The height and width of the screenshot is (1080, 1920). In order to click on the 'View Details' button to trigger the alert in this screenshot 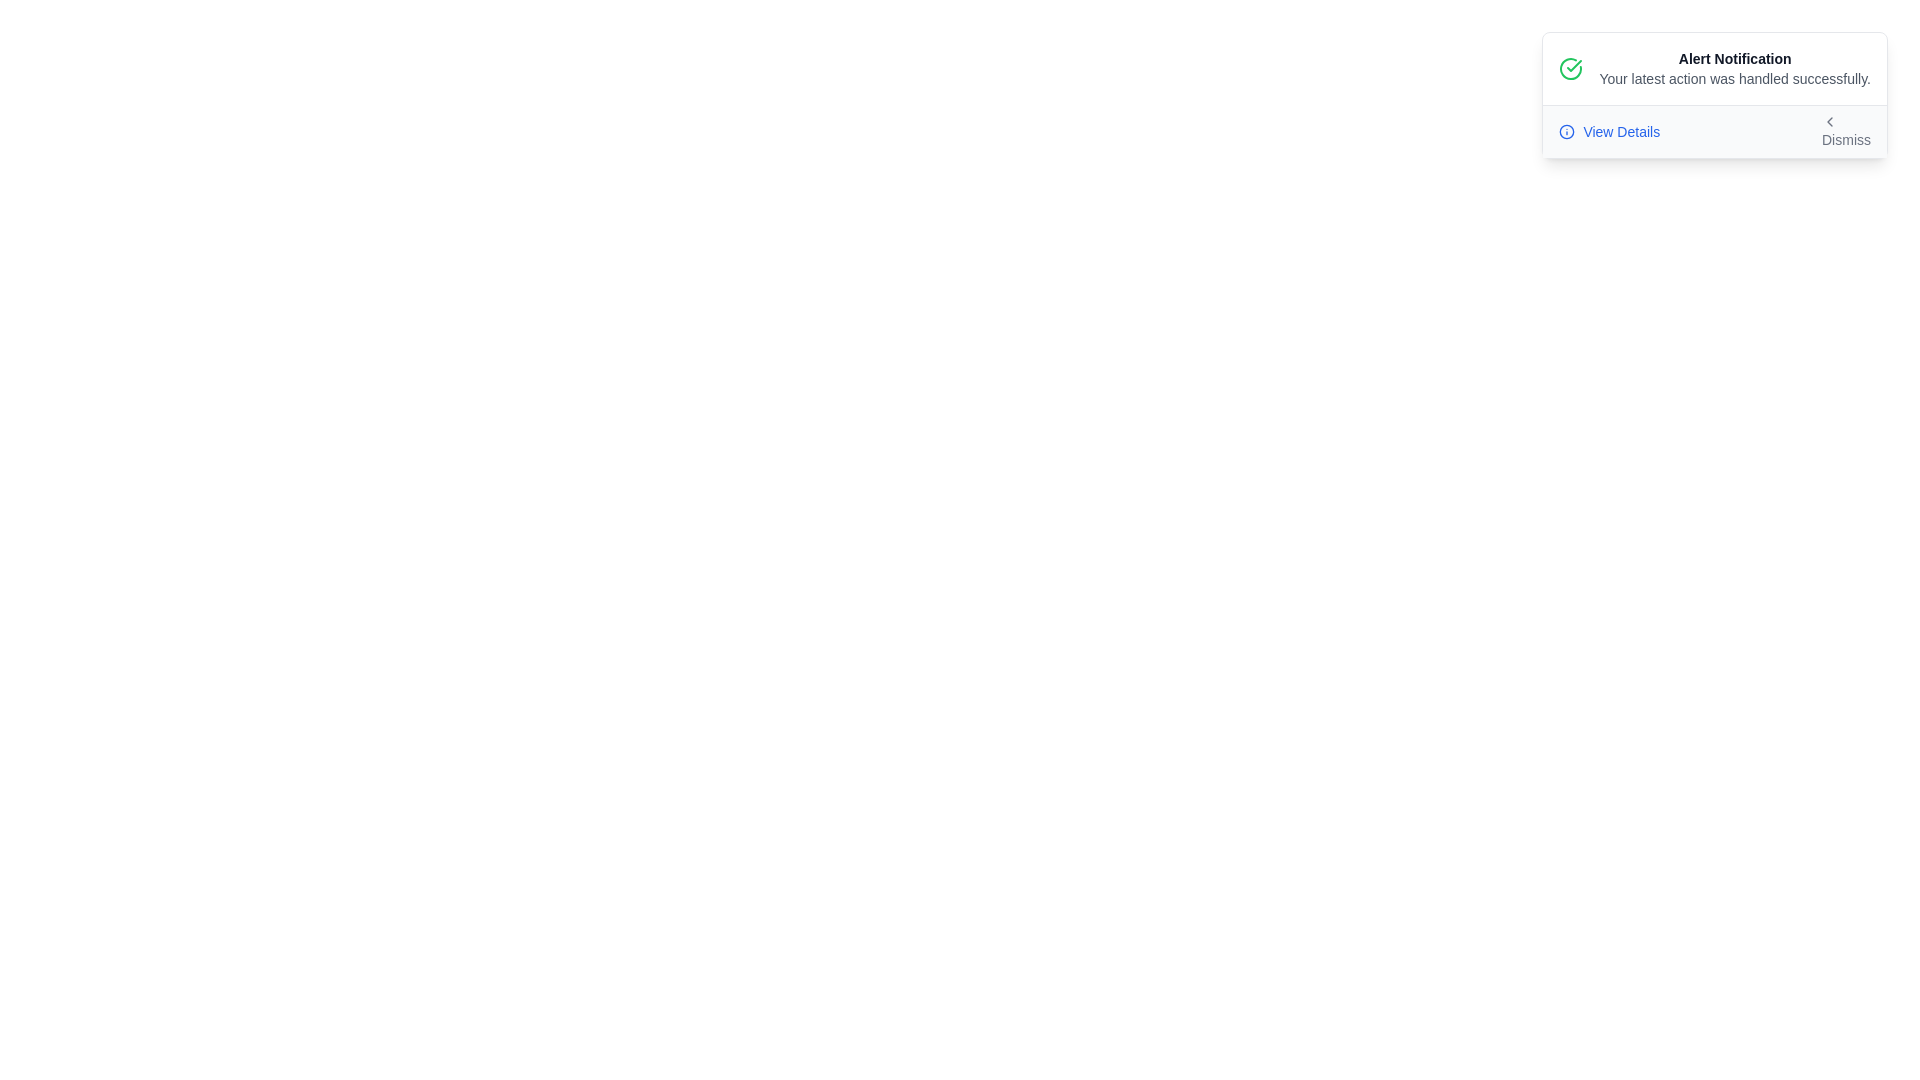, I will do `click(1609, 131)`.